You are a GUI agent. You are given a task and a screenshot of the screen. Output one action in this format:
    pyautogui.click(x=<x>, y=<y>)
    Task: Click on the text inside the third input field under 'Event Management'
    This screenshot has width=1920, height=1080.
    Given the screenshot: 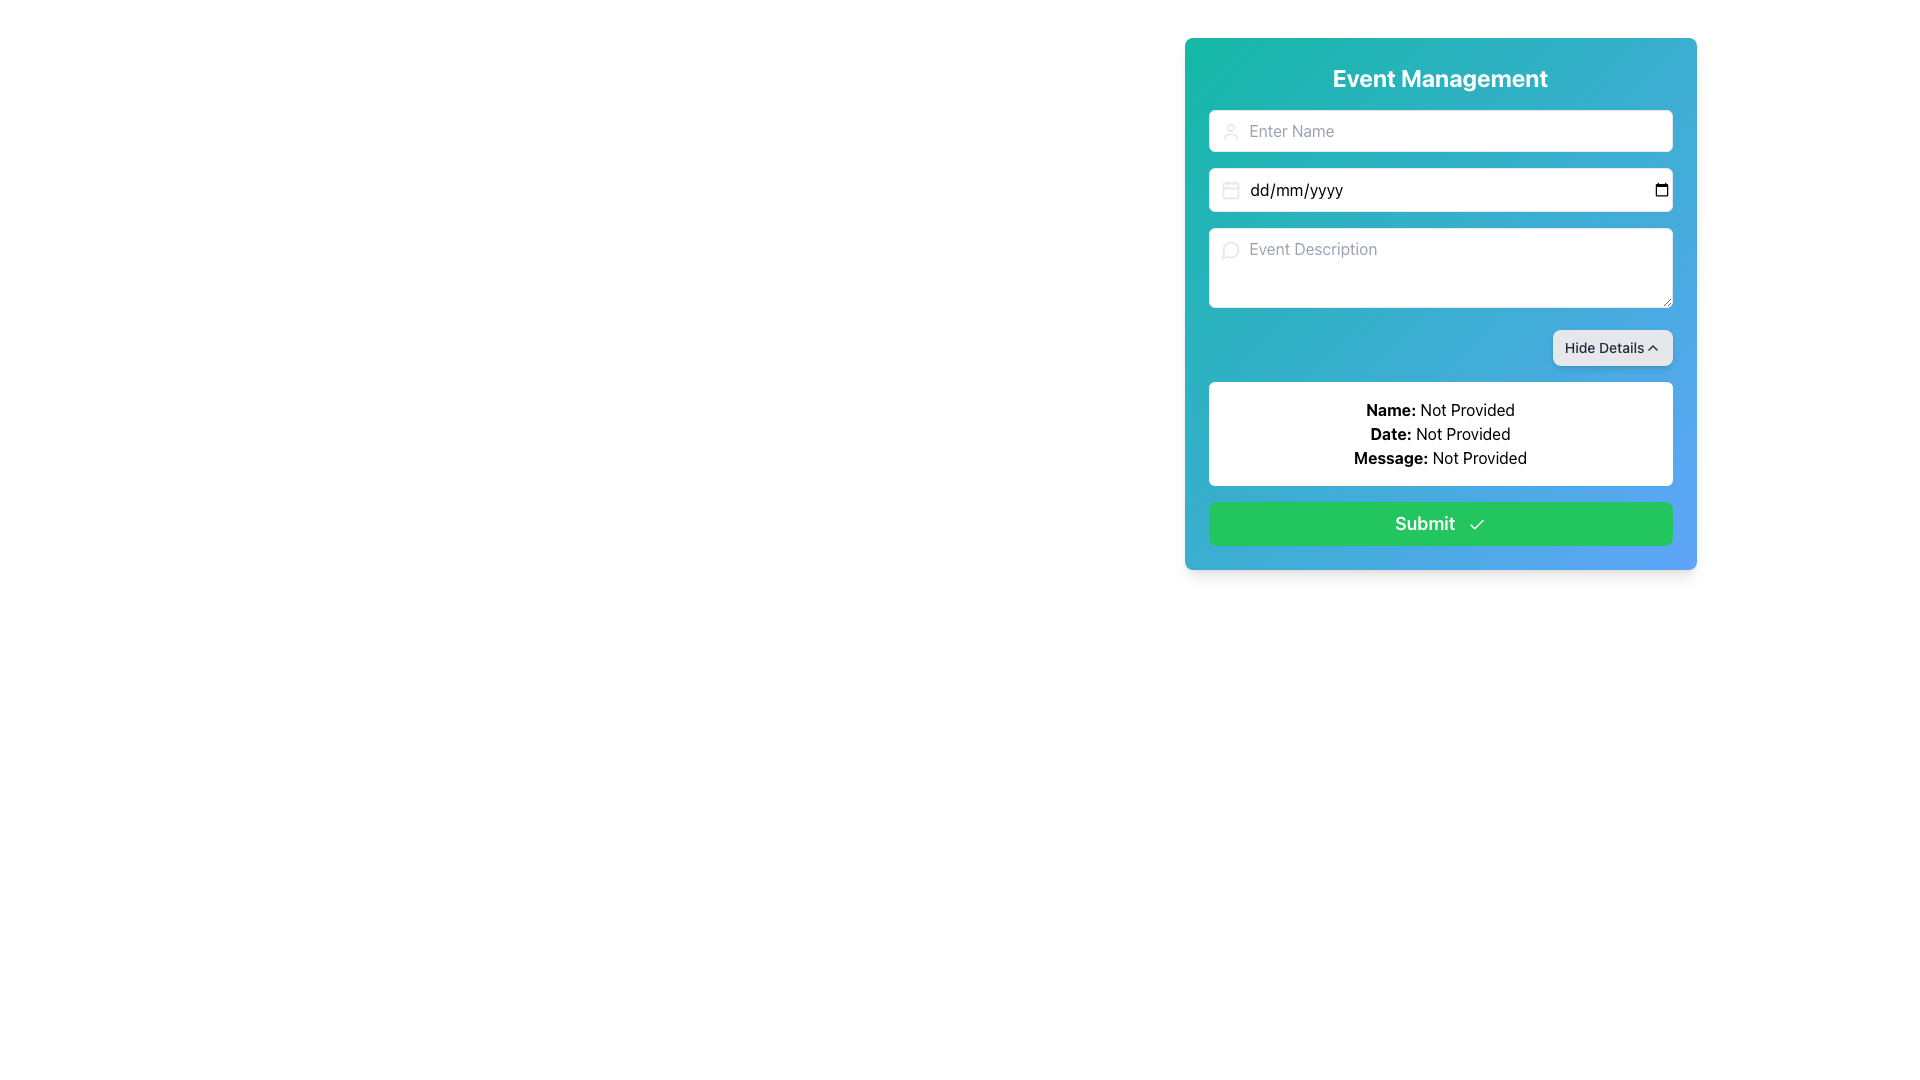 What is the action you would take?
    pyautogui.click(x=1440, y=270)
    